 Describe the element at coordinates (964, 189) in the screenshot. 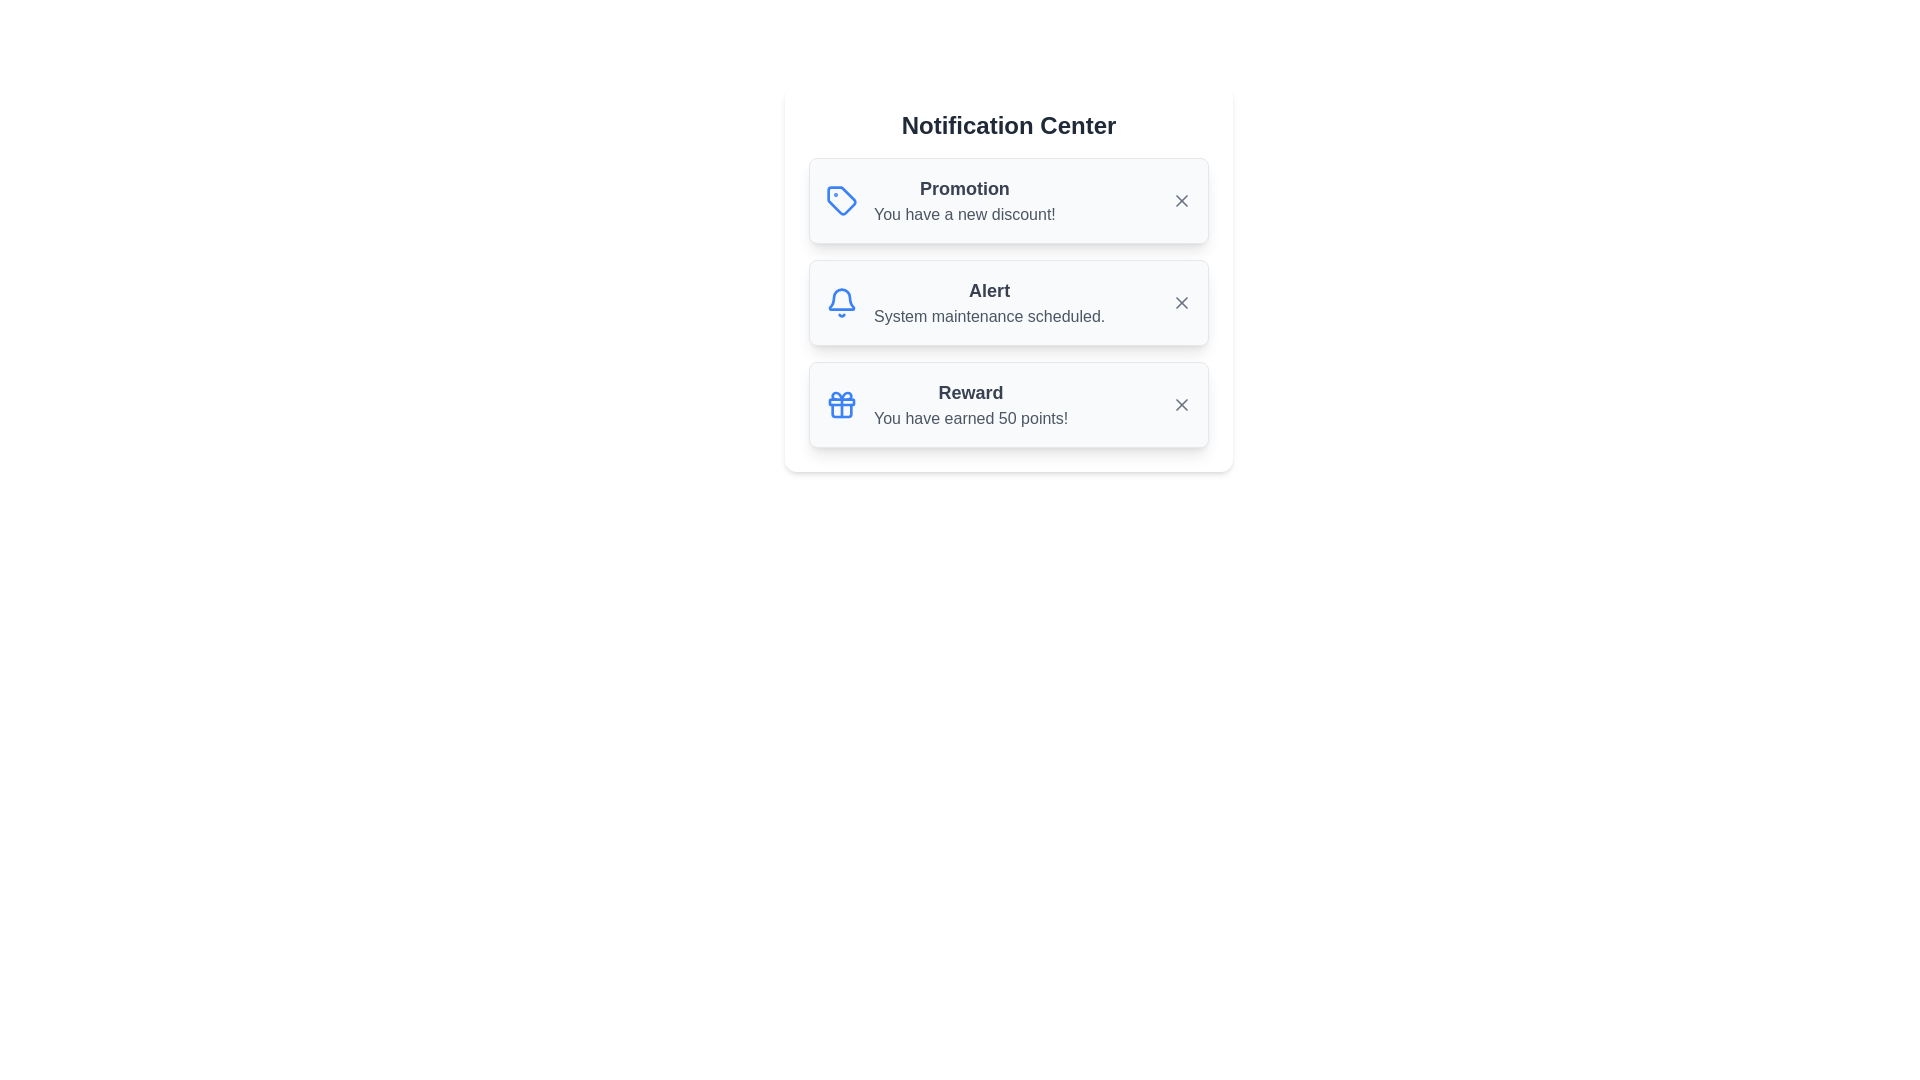

I see `the text label that serves as the heading for the 'Promotion' notification block, which is centrally positioned above the subtext 'You have a new discount!'` at that location.